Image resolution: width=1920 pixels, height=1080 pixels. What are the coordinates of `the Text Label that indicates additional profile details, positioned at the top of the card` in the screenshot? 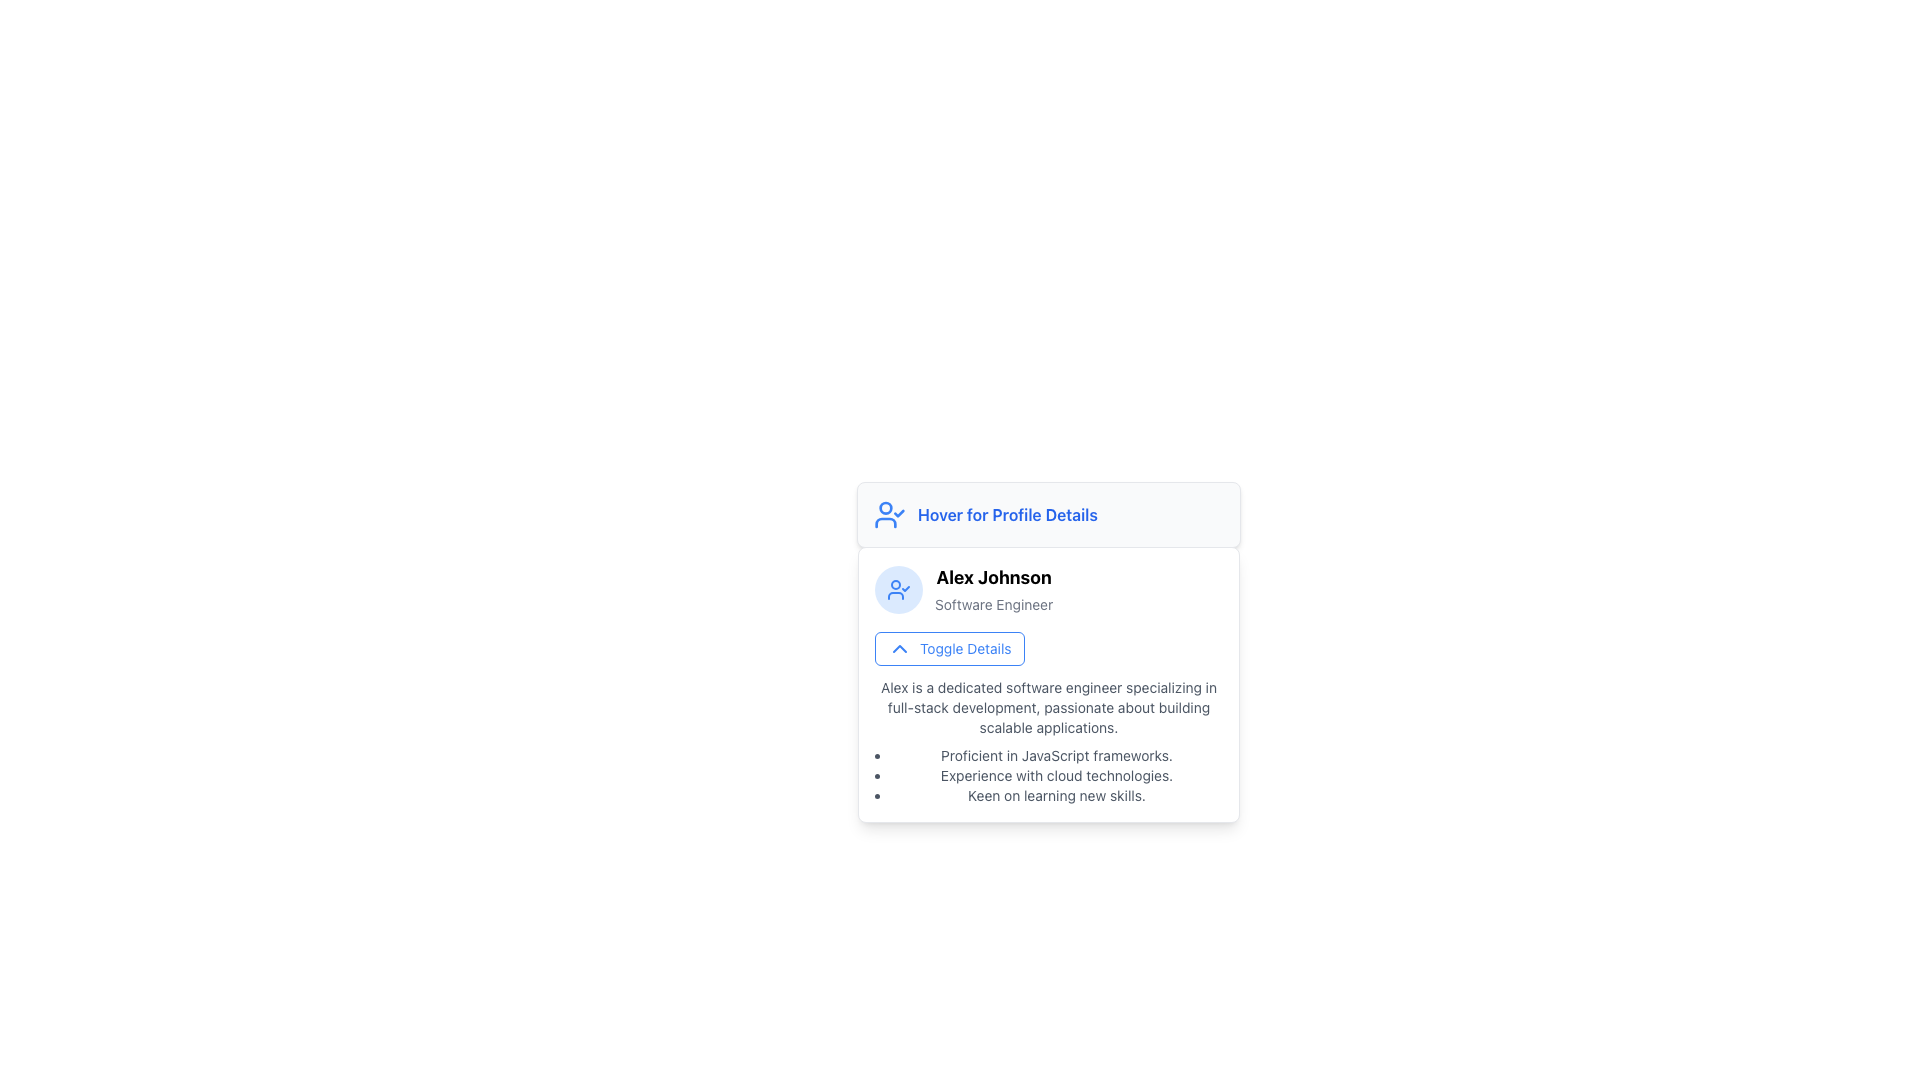 It's located at (1008, 514).